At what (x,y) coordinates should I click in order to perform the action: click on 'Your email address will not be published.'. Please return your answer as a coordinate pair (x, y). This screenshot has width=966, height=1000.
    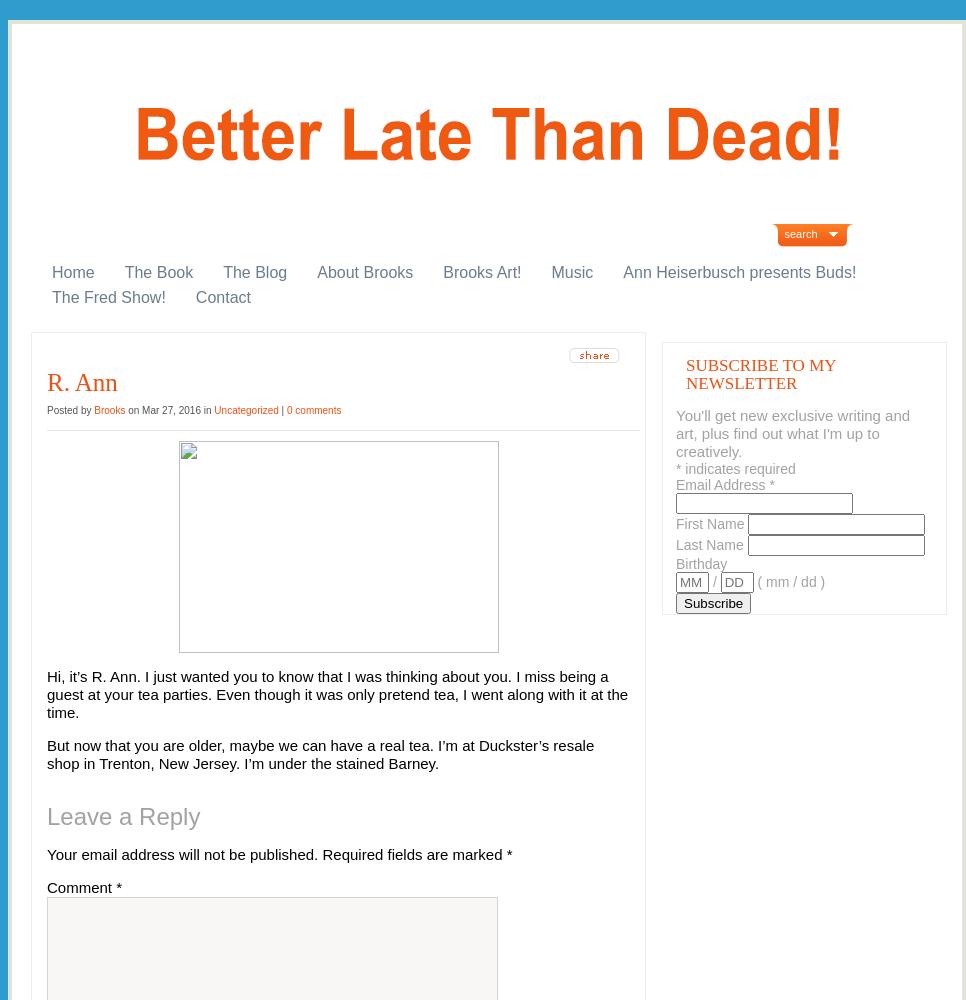
    Looking at the image, I should click on (182, 853).